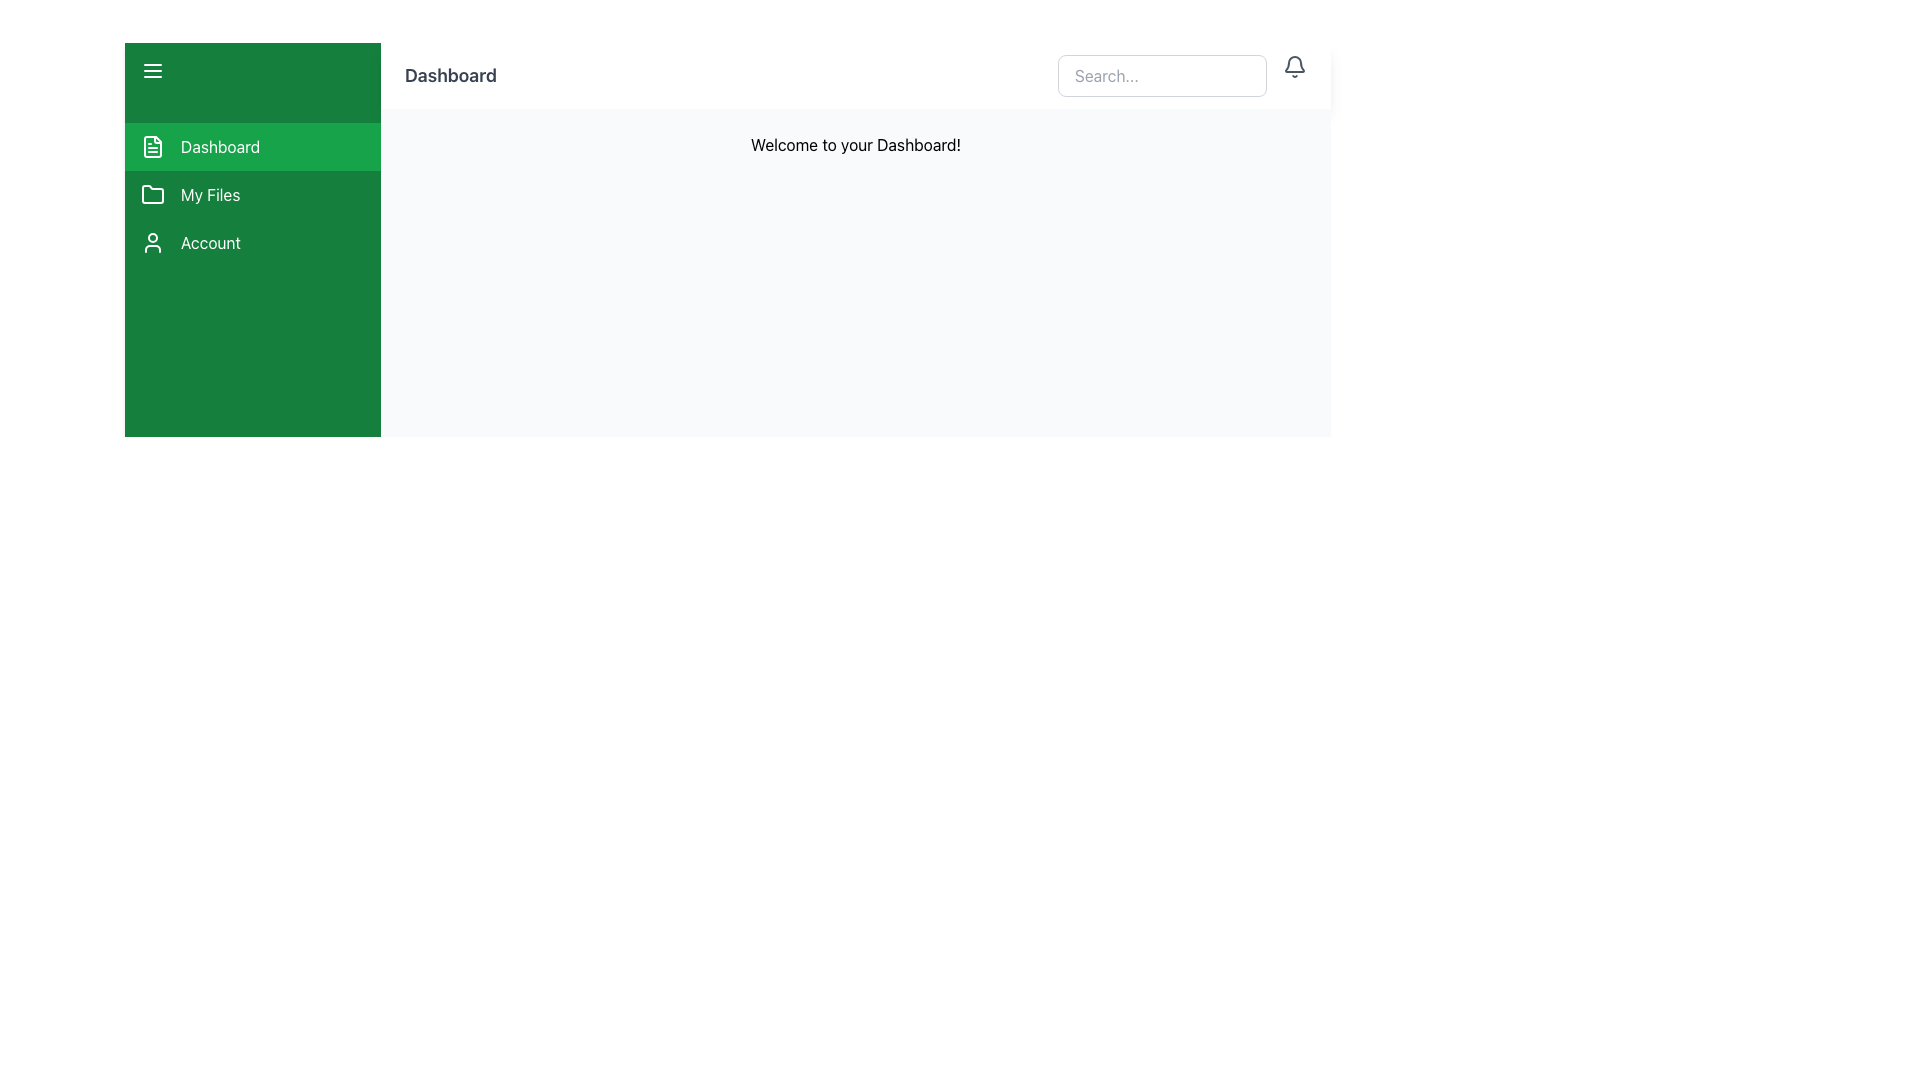 This screenshot has height=1080, width=1920. I want to click on the 'Dashboard' text label in the vertical navigation menu, which indicates the associated button leads to the application's Dashboard, so click(220, 145).